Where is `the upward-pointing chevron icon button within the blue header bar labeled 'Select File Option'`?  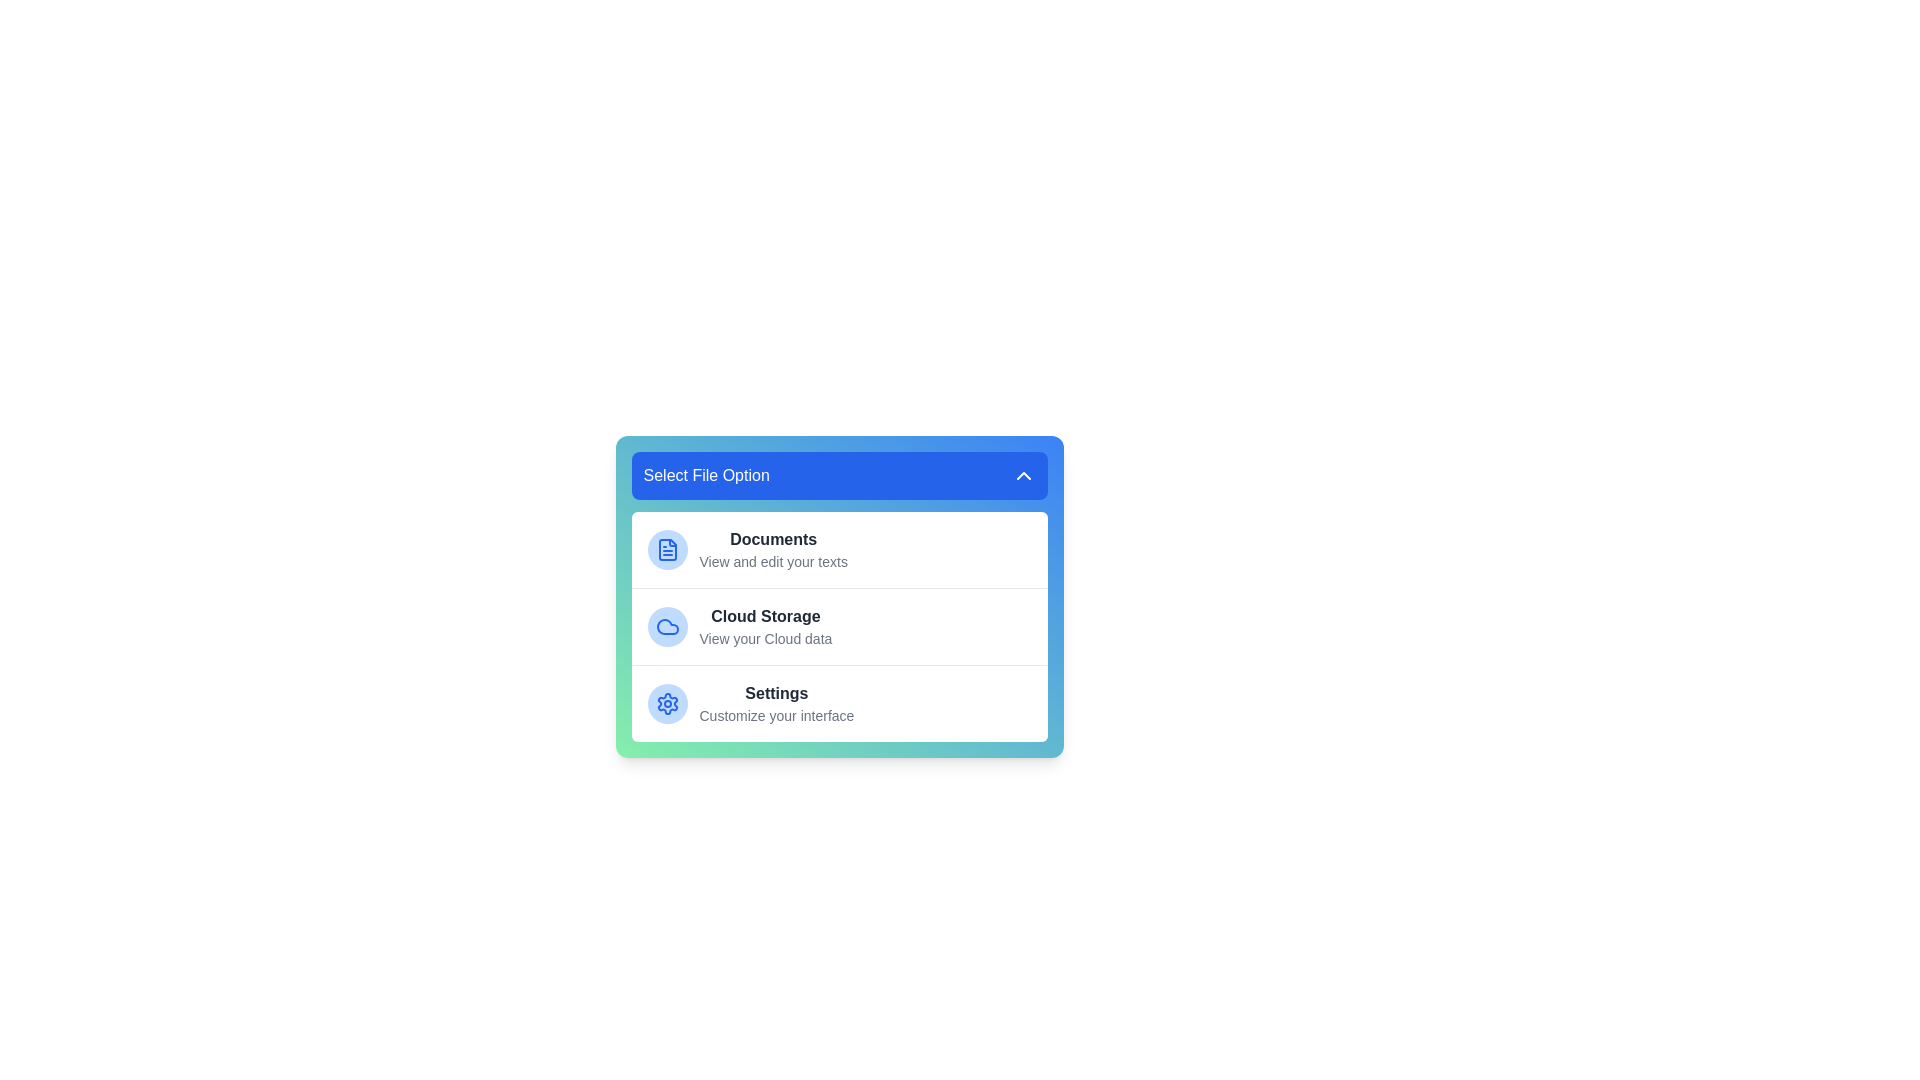 the upward-pointing chevron icon button within the blue header bar labeled 'Select File Option' is located at coordinates (1023, 475).